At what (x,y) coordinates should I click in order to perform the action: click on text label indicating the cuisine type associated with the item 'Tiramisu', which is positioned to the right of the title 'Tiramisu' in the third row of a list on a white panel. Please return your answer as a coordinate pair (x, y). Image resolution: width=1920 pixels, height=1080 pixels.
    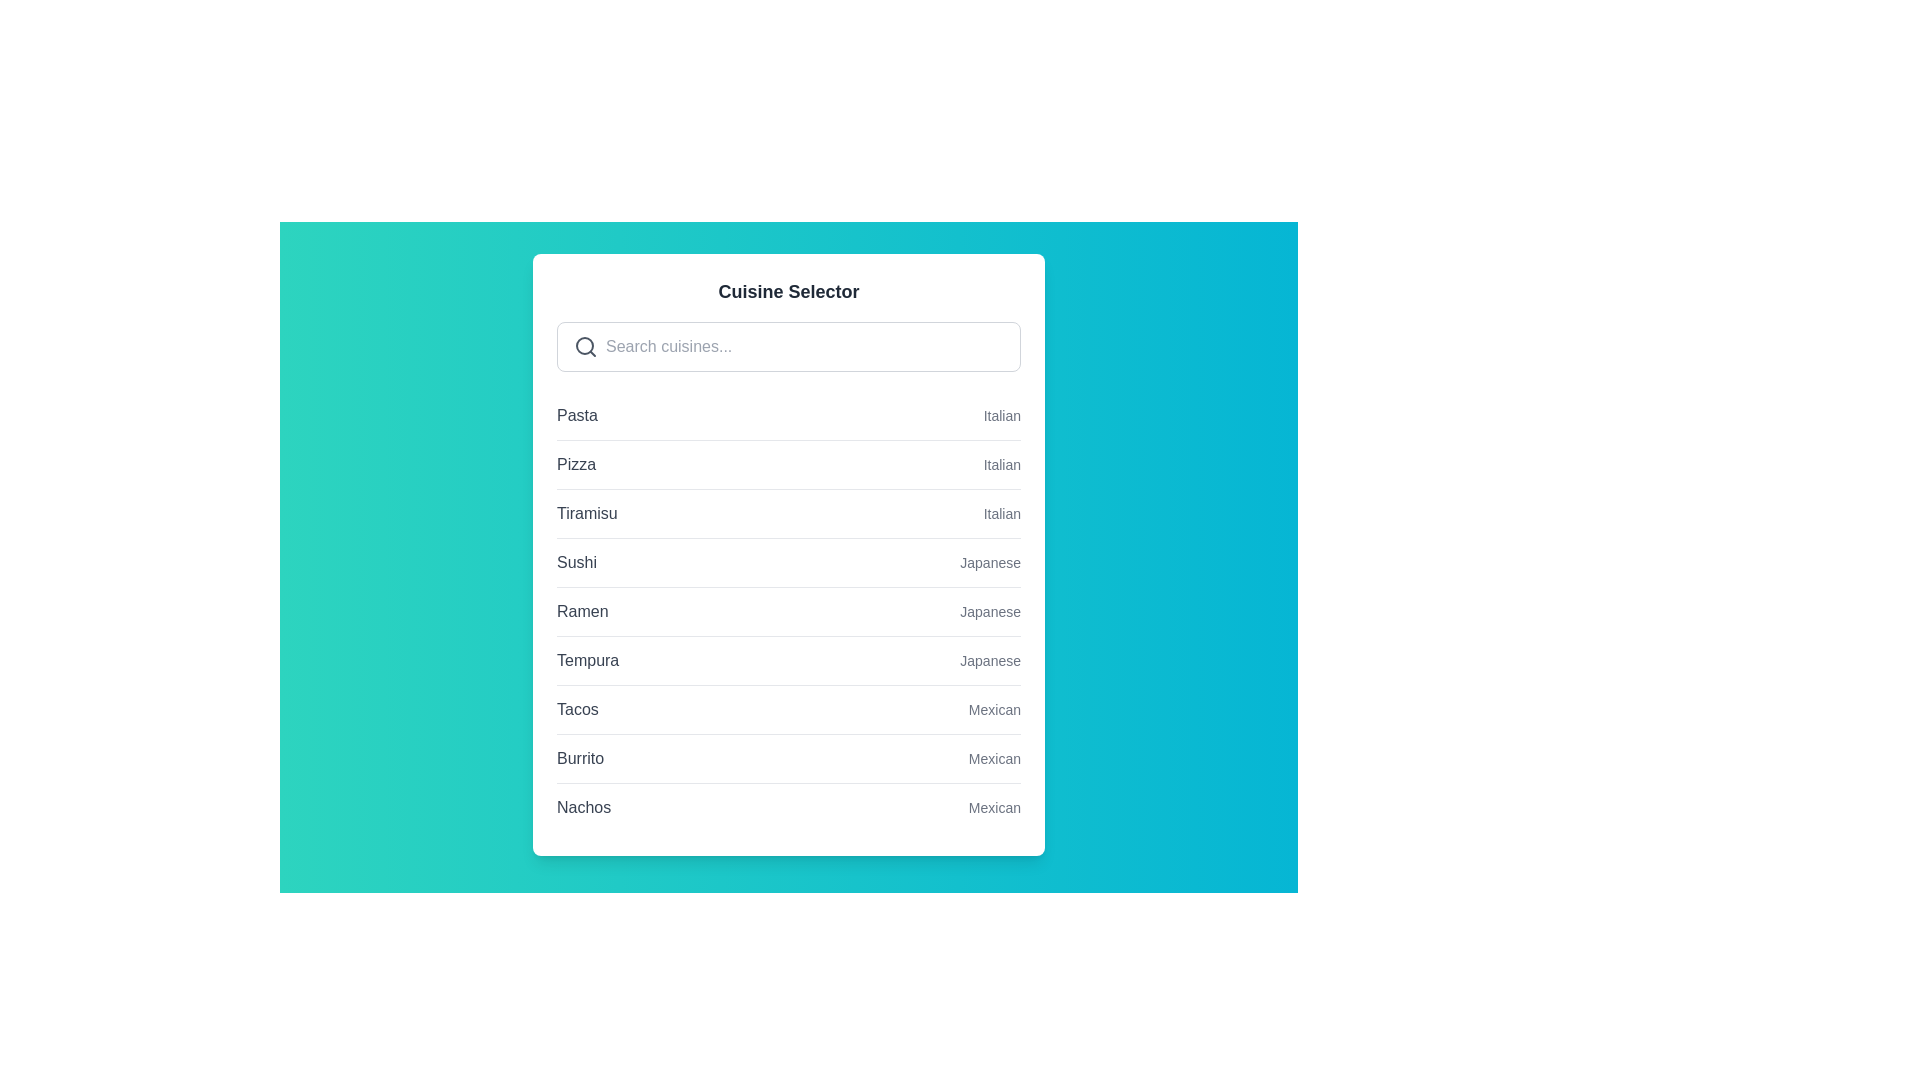
    Looking at the image, I should click on (1002, 512).